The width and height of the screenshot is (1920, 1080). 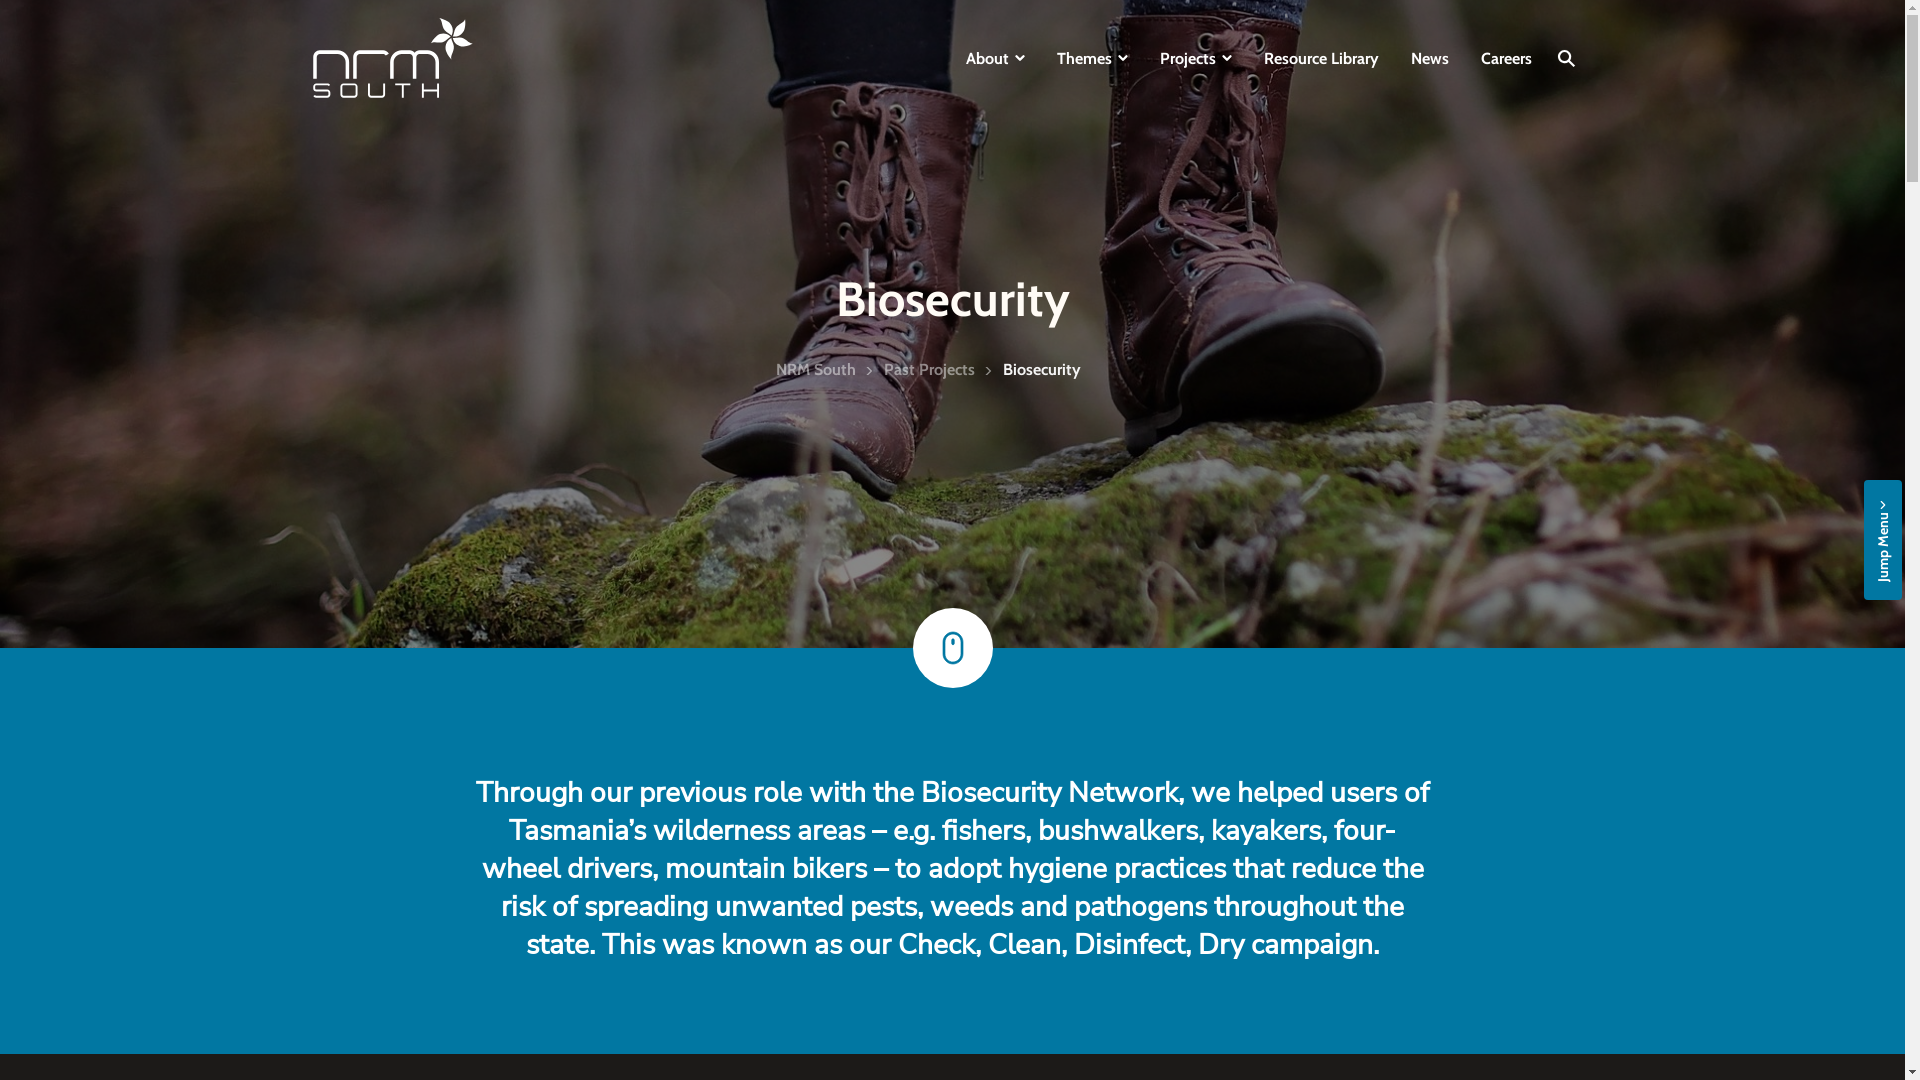 I want to click on 'Themes', so click(x=1090, y=56).